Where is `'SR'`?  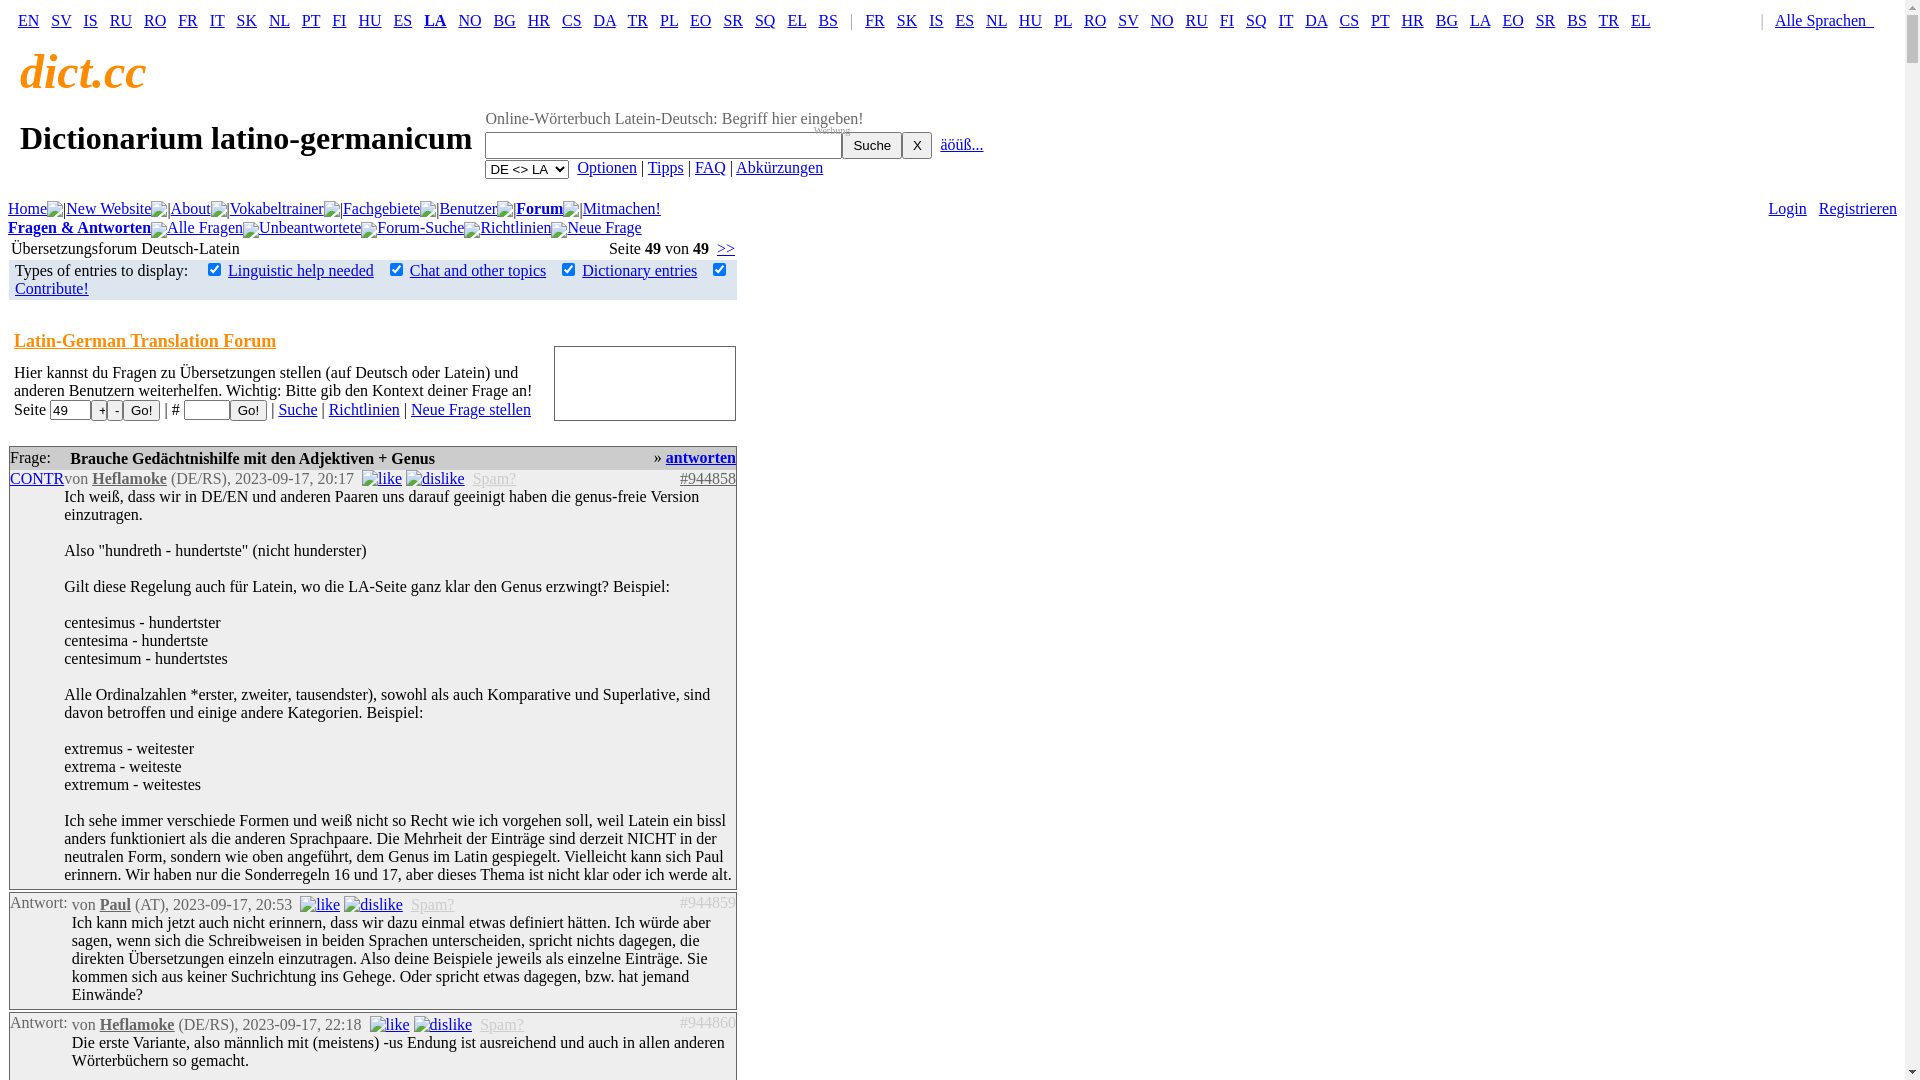
'SR' is located at coordinates (732, 20).